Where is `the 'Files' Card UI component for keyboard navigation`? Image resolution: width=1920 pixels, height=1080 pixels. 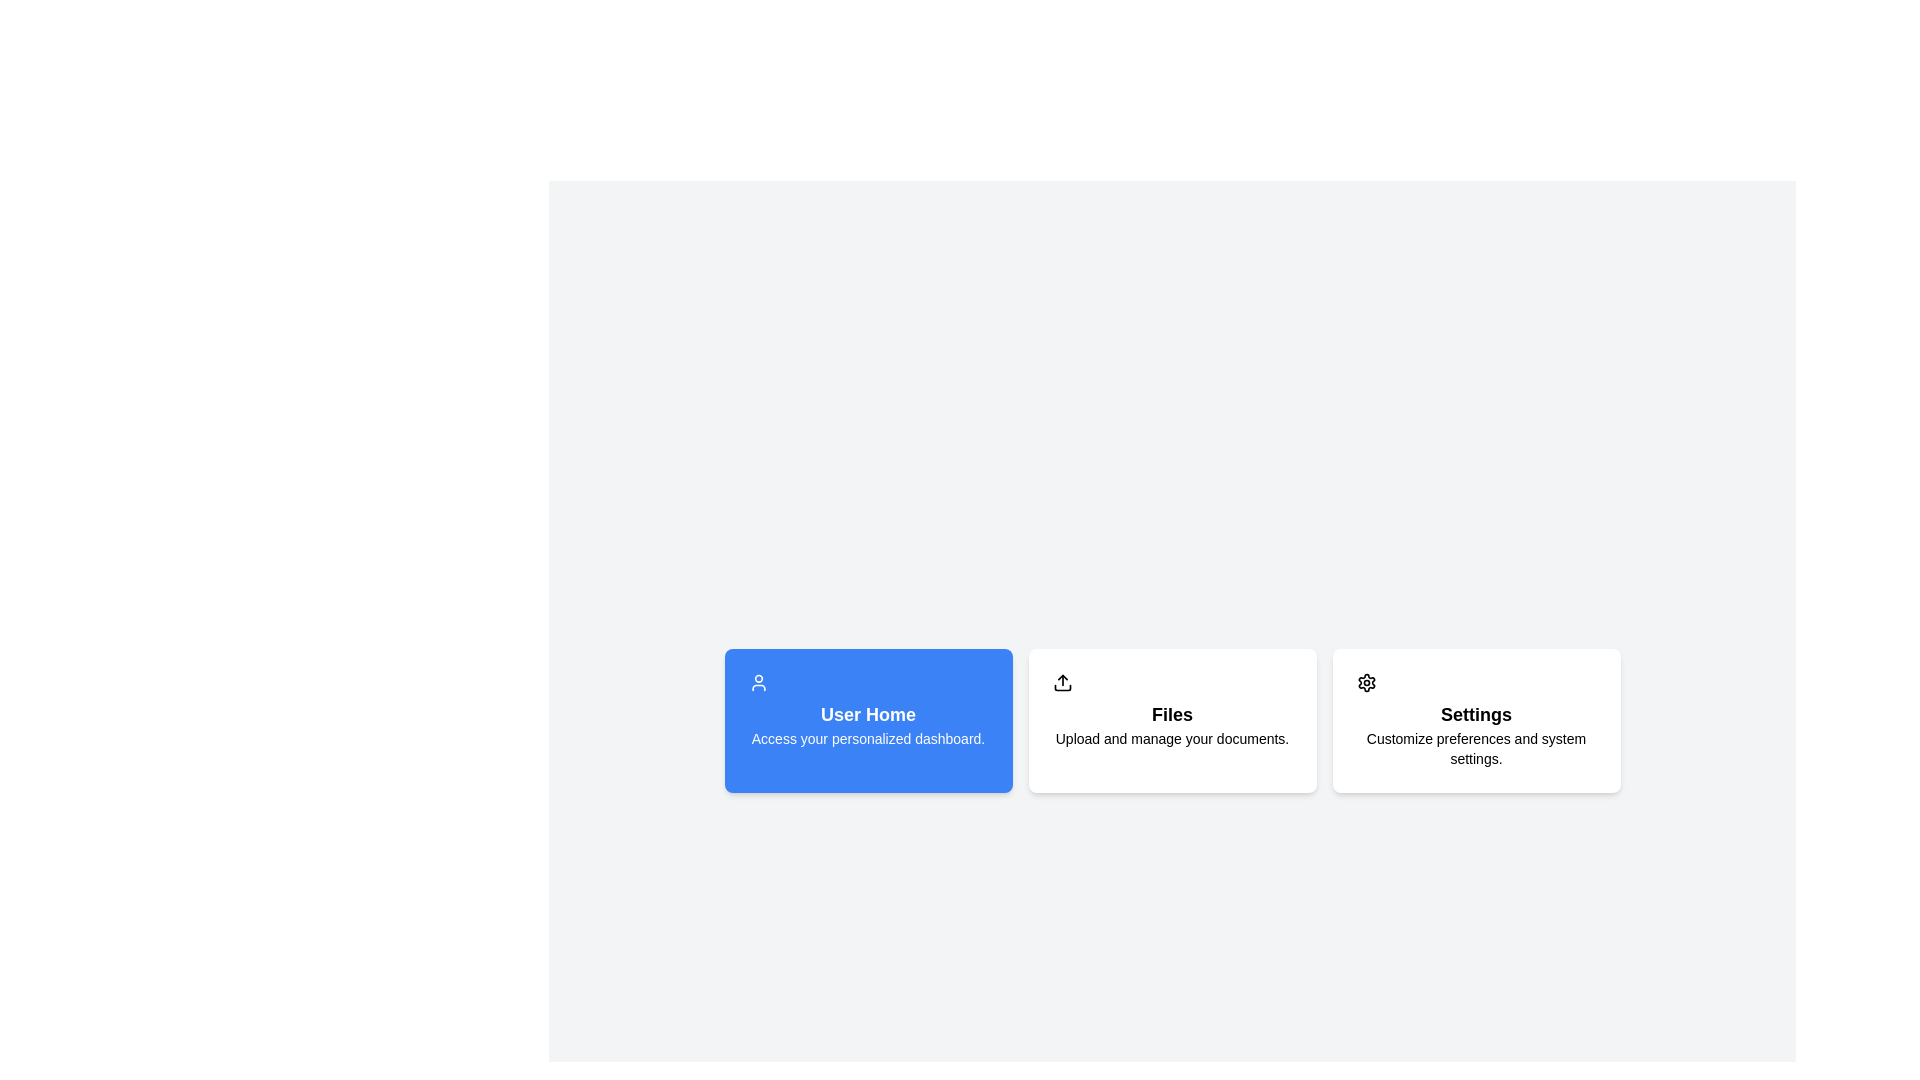 the 'Files' Card UI component for keyboard navigation is located at coordinates (1172, 721).